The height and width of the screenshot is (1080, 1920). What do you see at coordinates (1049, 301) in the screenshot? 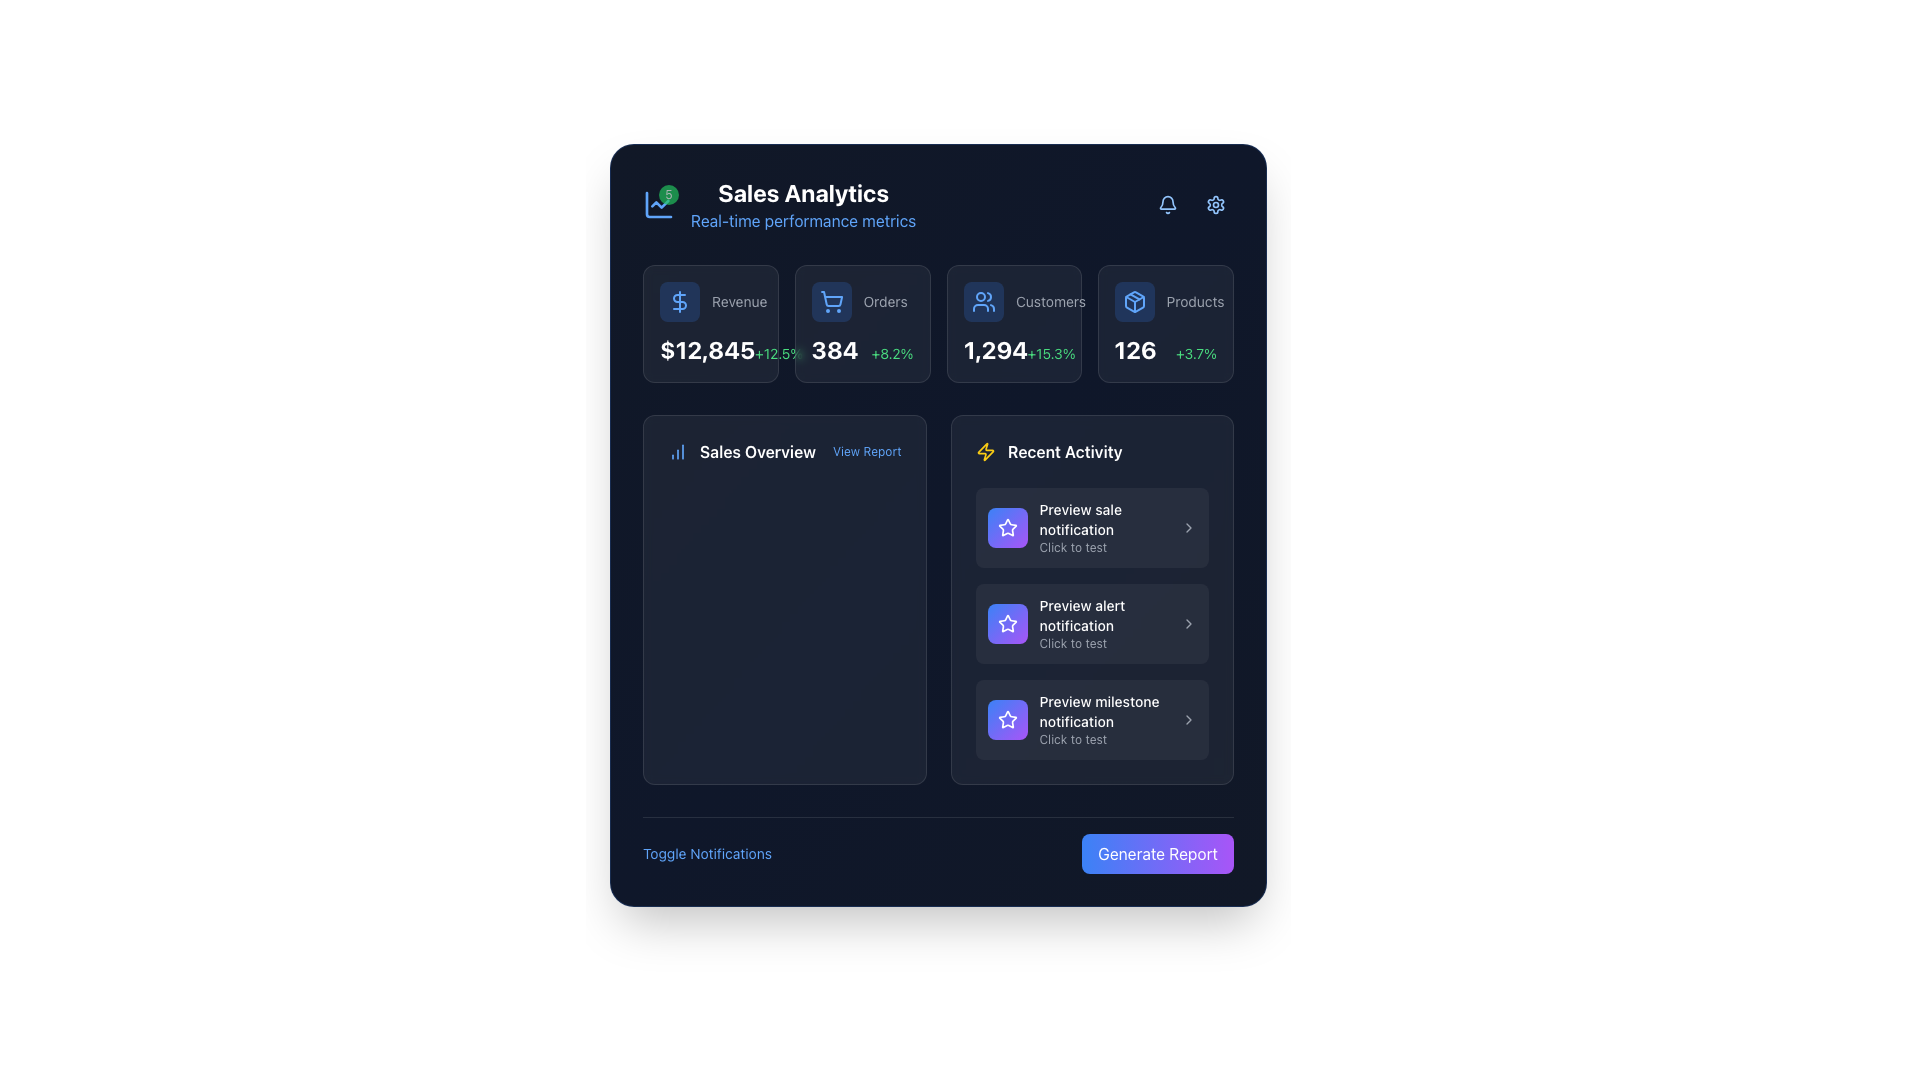
I see `the text label indicating customer data located in the 'Customers' section of the overview area, positioned to the right of the user icon` at bounding box center [1049, 301].